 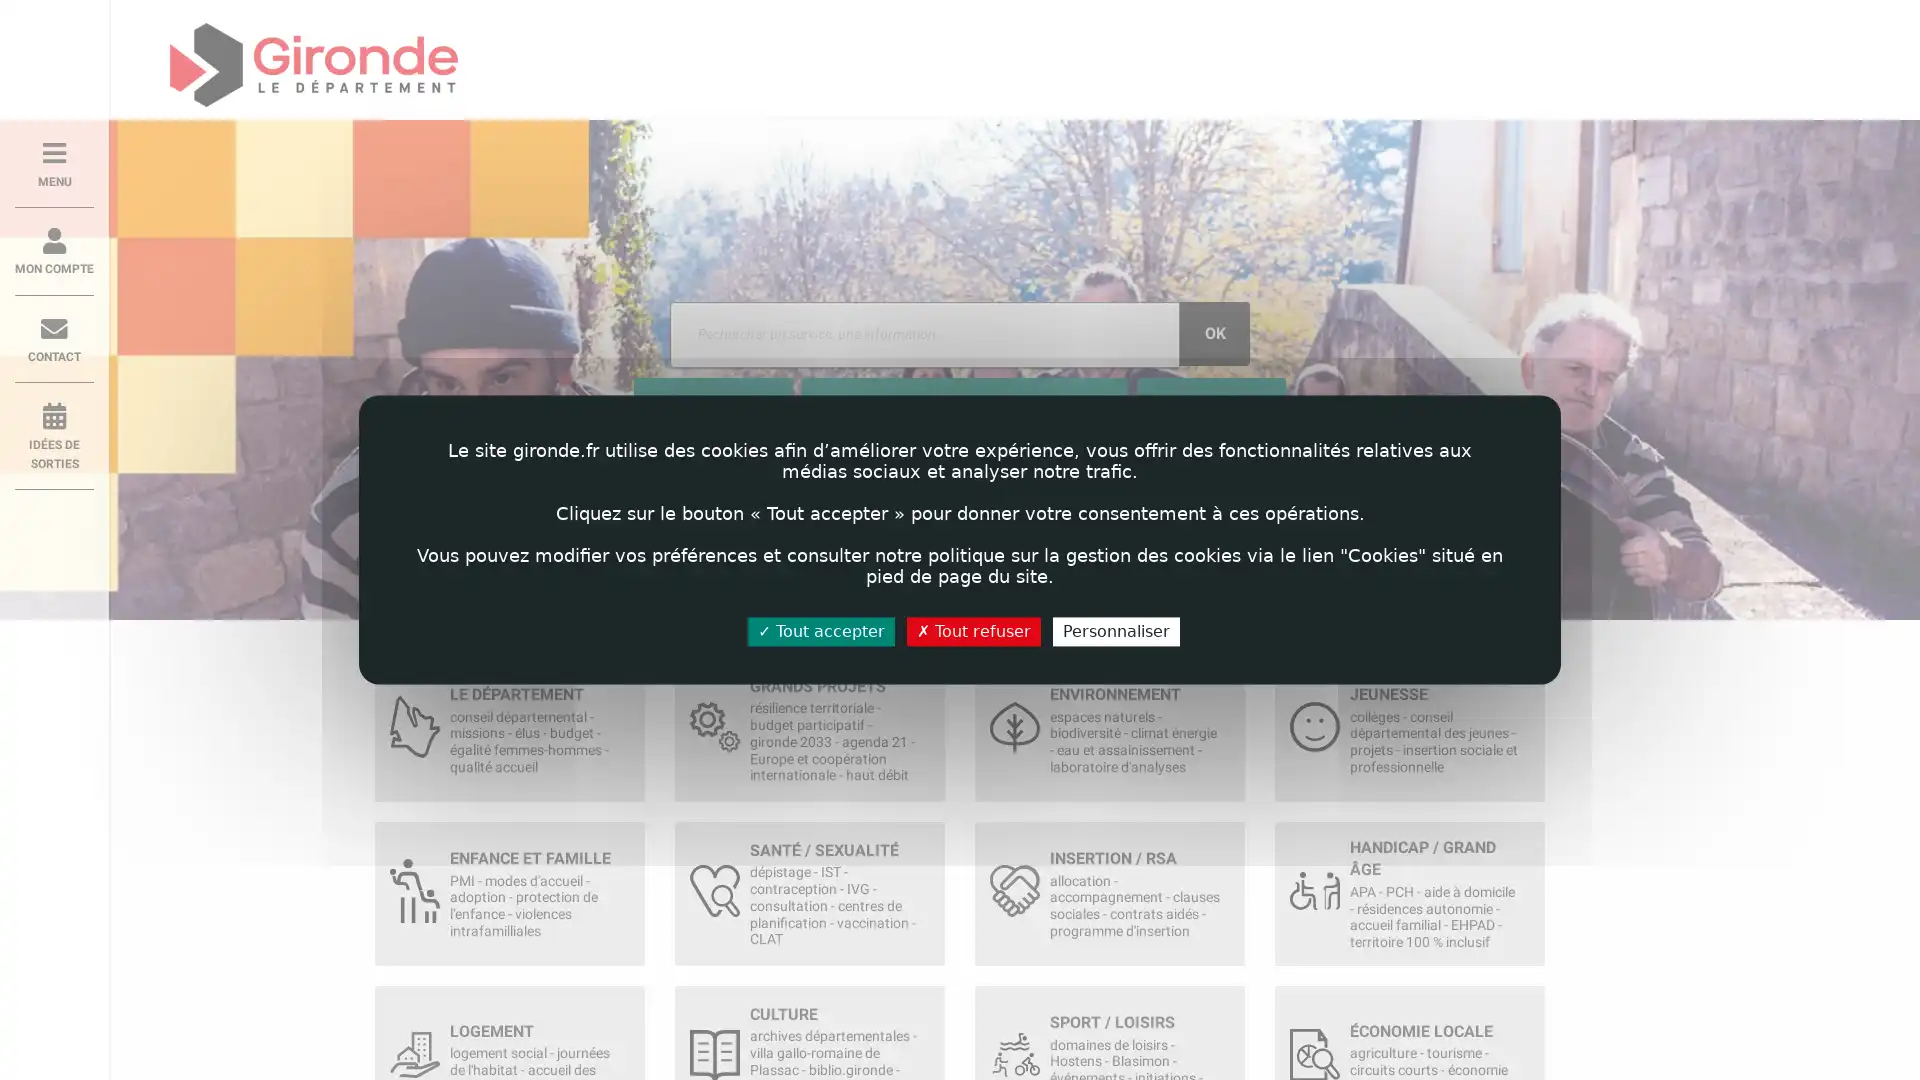 What do you see at coordinates (973, 631) in the screenshot?
I see `Tout refuser` at bounding box center [973, 631].